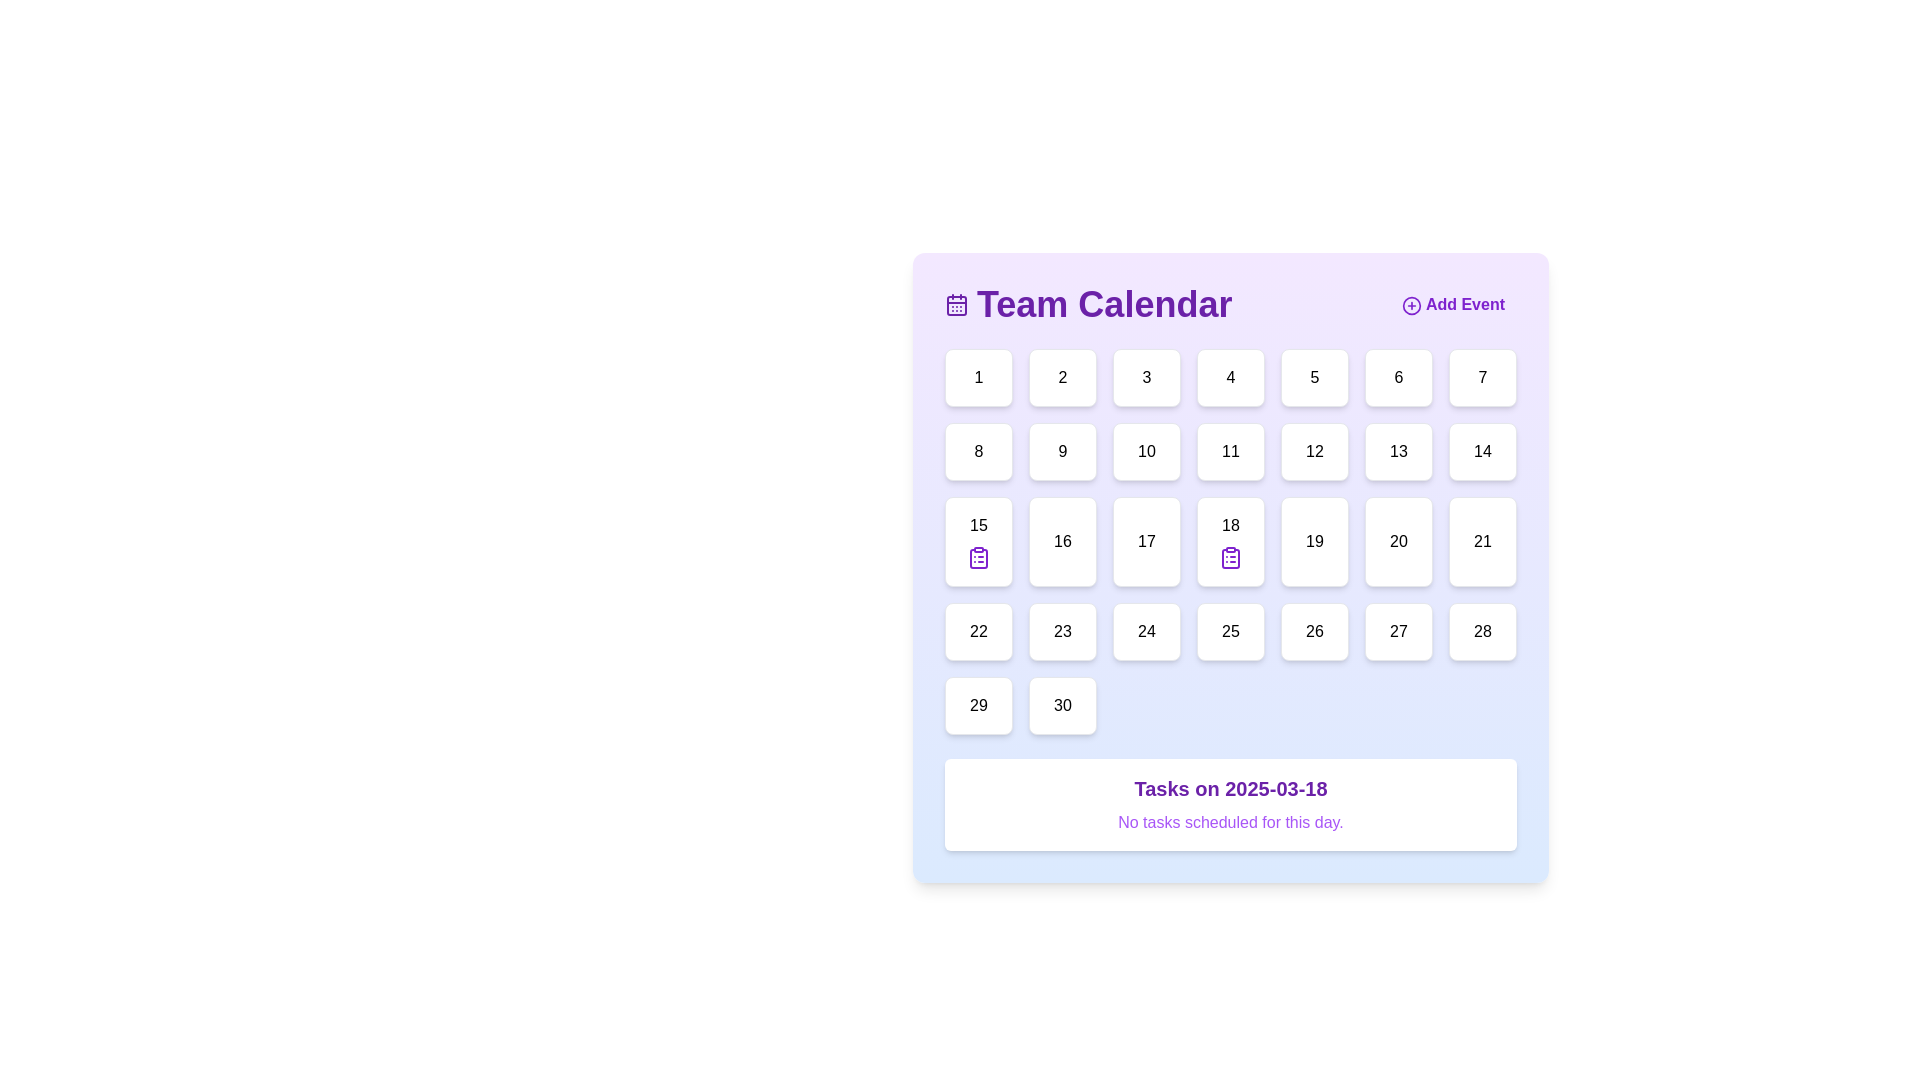 This screenshot has width=1920, height=1080. Describe the element at coordinates (1315, 542) in the screenshot. I see `the calendar day cell representing the 19th day` at that location.